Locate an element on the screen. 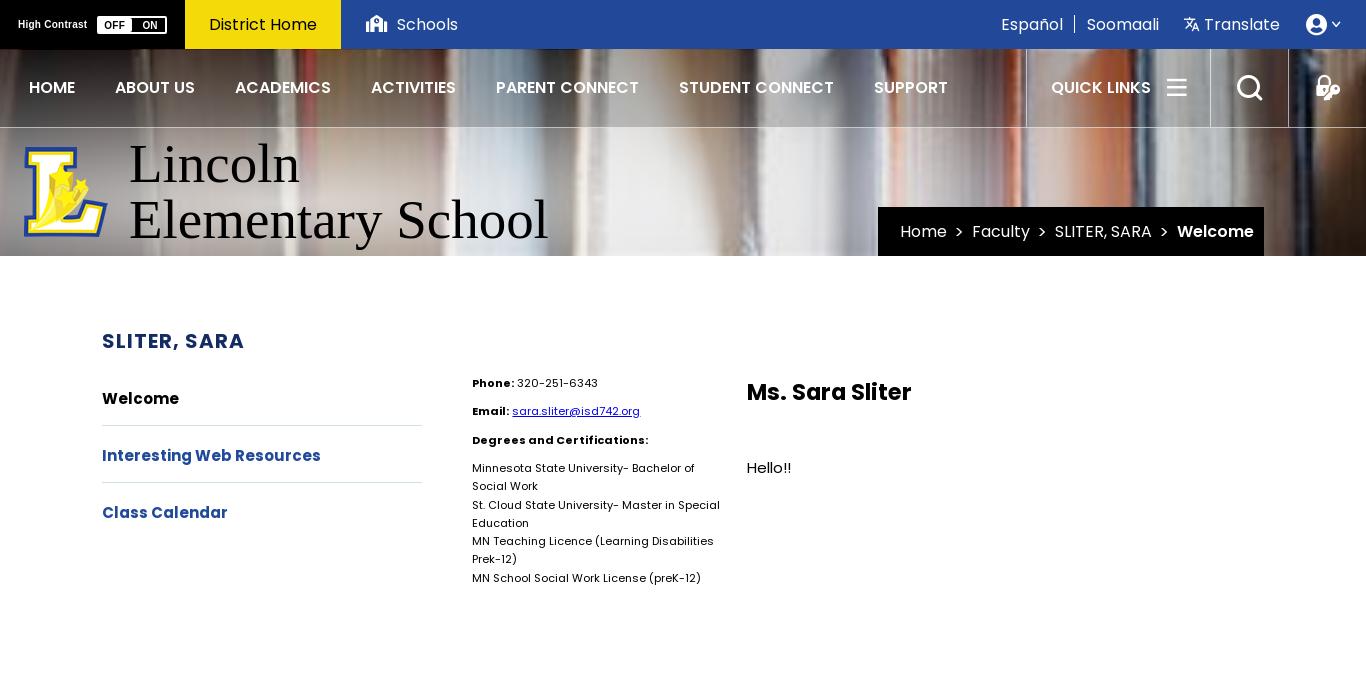 This screenshot has height=675, width=1366. 'MN School Social Work License (preK-12)' is located at coordinates (471, 576).